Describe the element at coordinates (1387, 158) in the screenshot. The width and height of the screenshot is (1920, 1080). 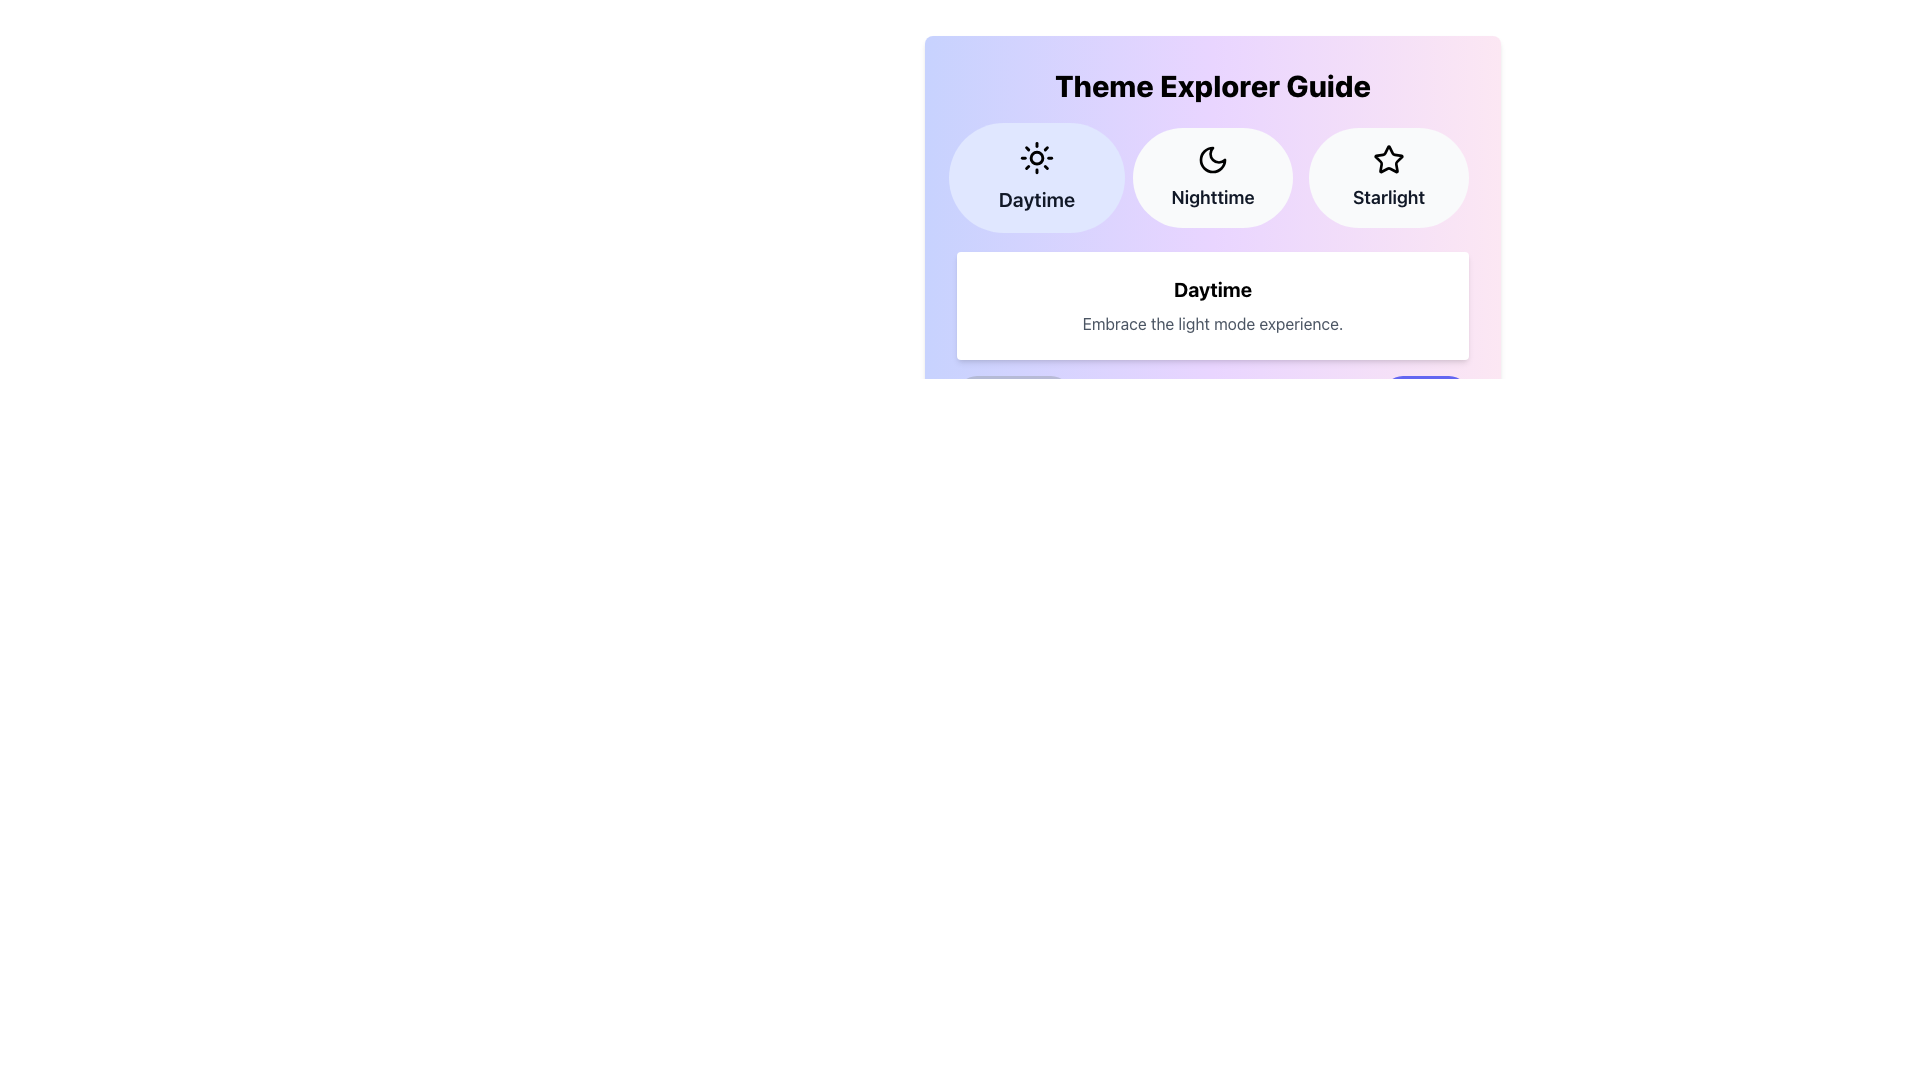
I see `the star-shaped icon, which is the third icon in a row representing 'Daytime', 'Nighttime', and 'Starlight'` at that location.